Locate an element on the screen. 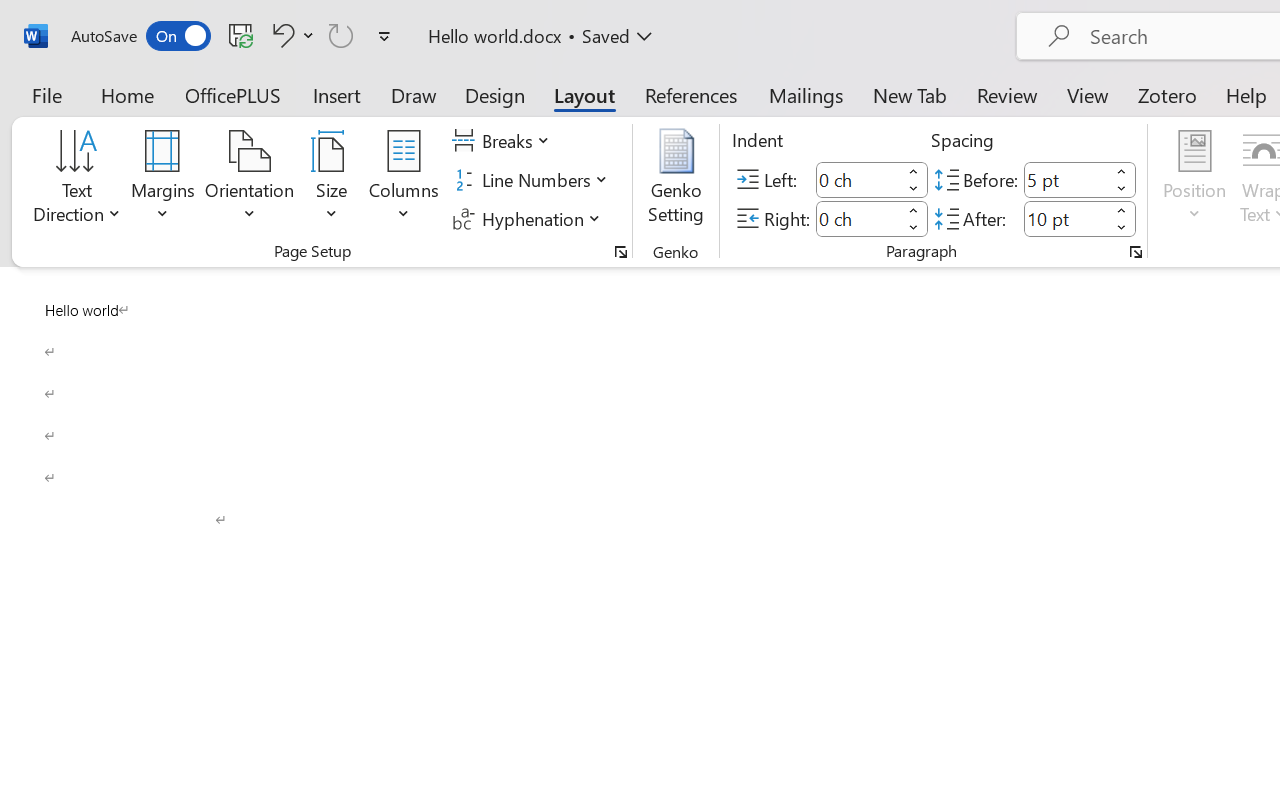  'Review' is located at coordinates (1007, 94).